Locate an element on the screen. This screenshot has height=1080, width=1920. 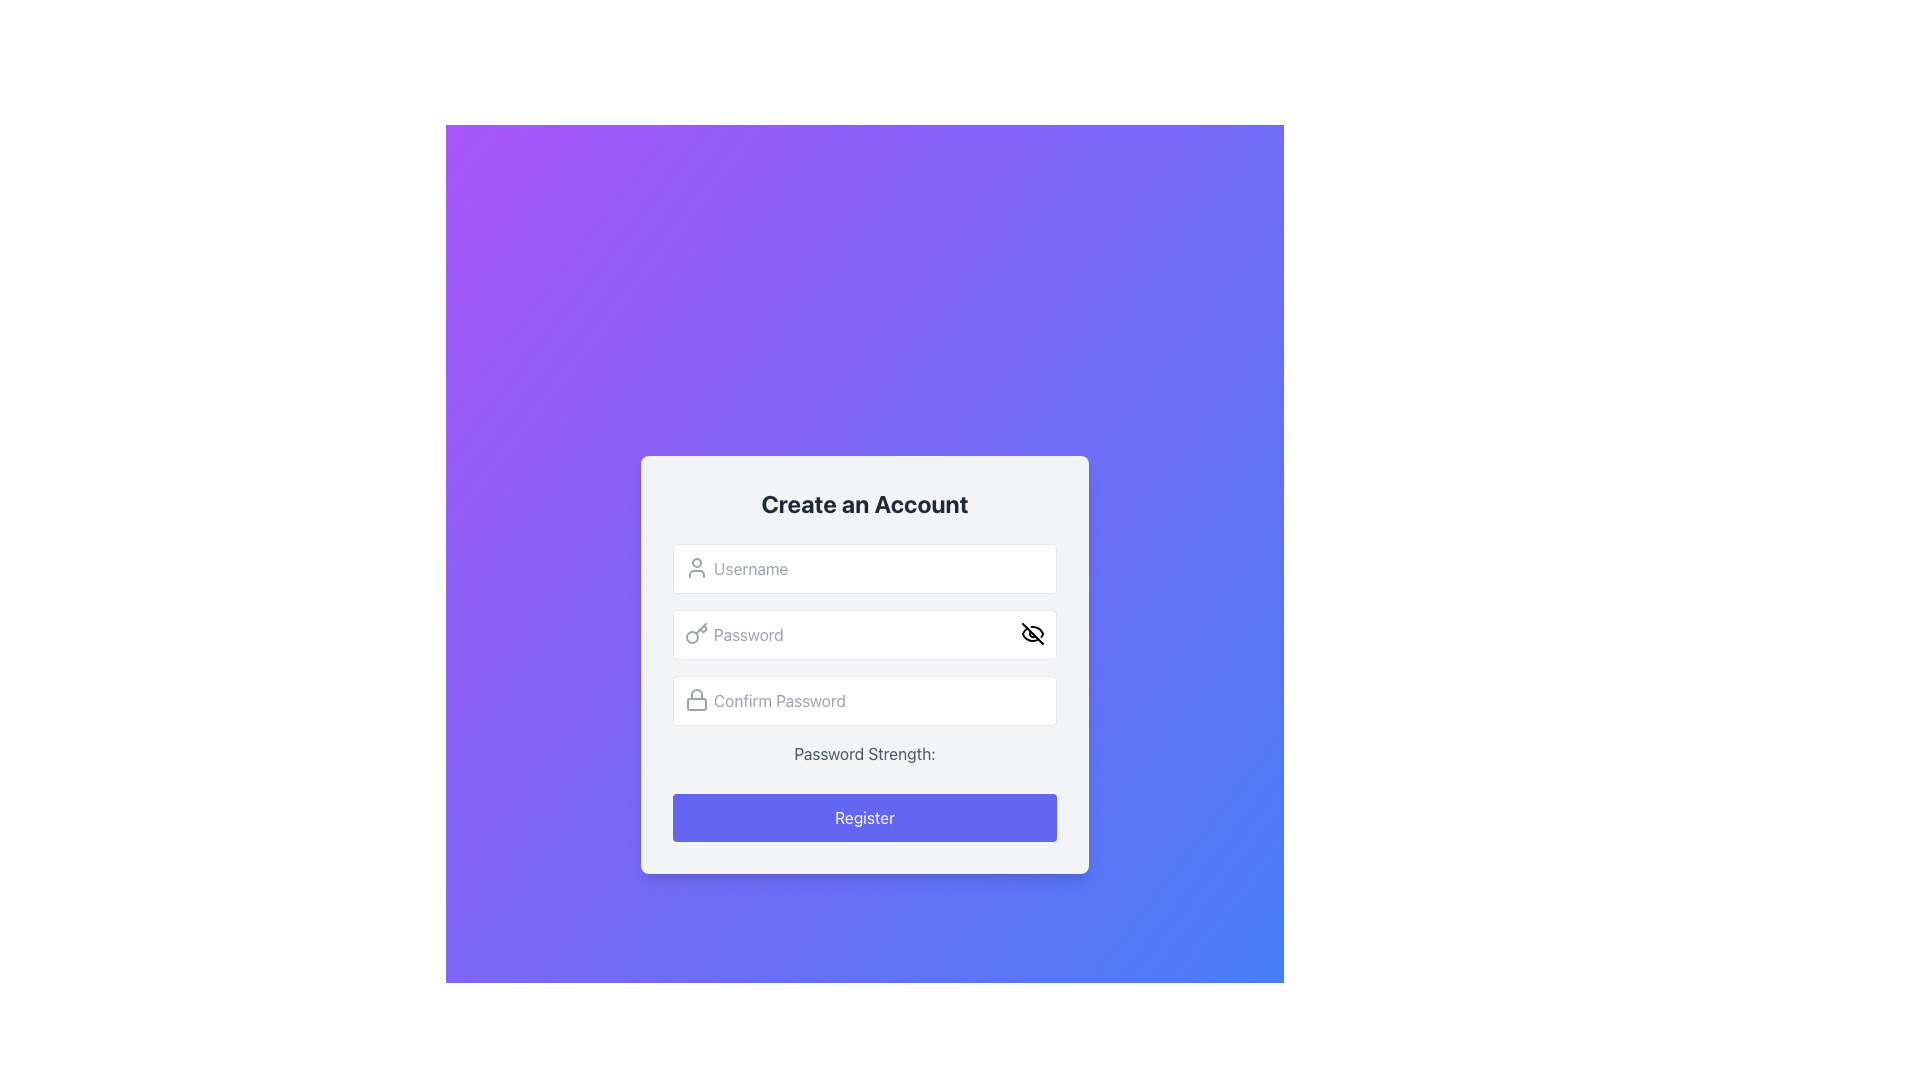
the Text header element that serves as the title for the registration form, positioned near the top of the centered box is located at coordinates (864, 503).